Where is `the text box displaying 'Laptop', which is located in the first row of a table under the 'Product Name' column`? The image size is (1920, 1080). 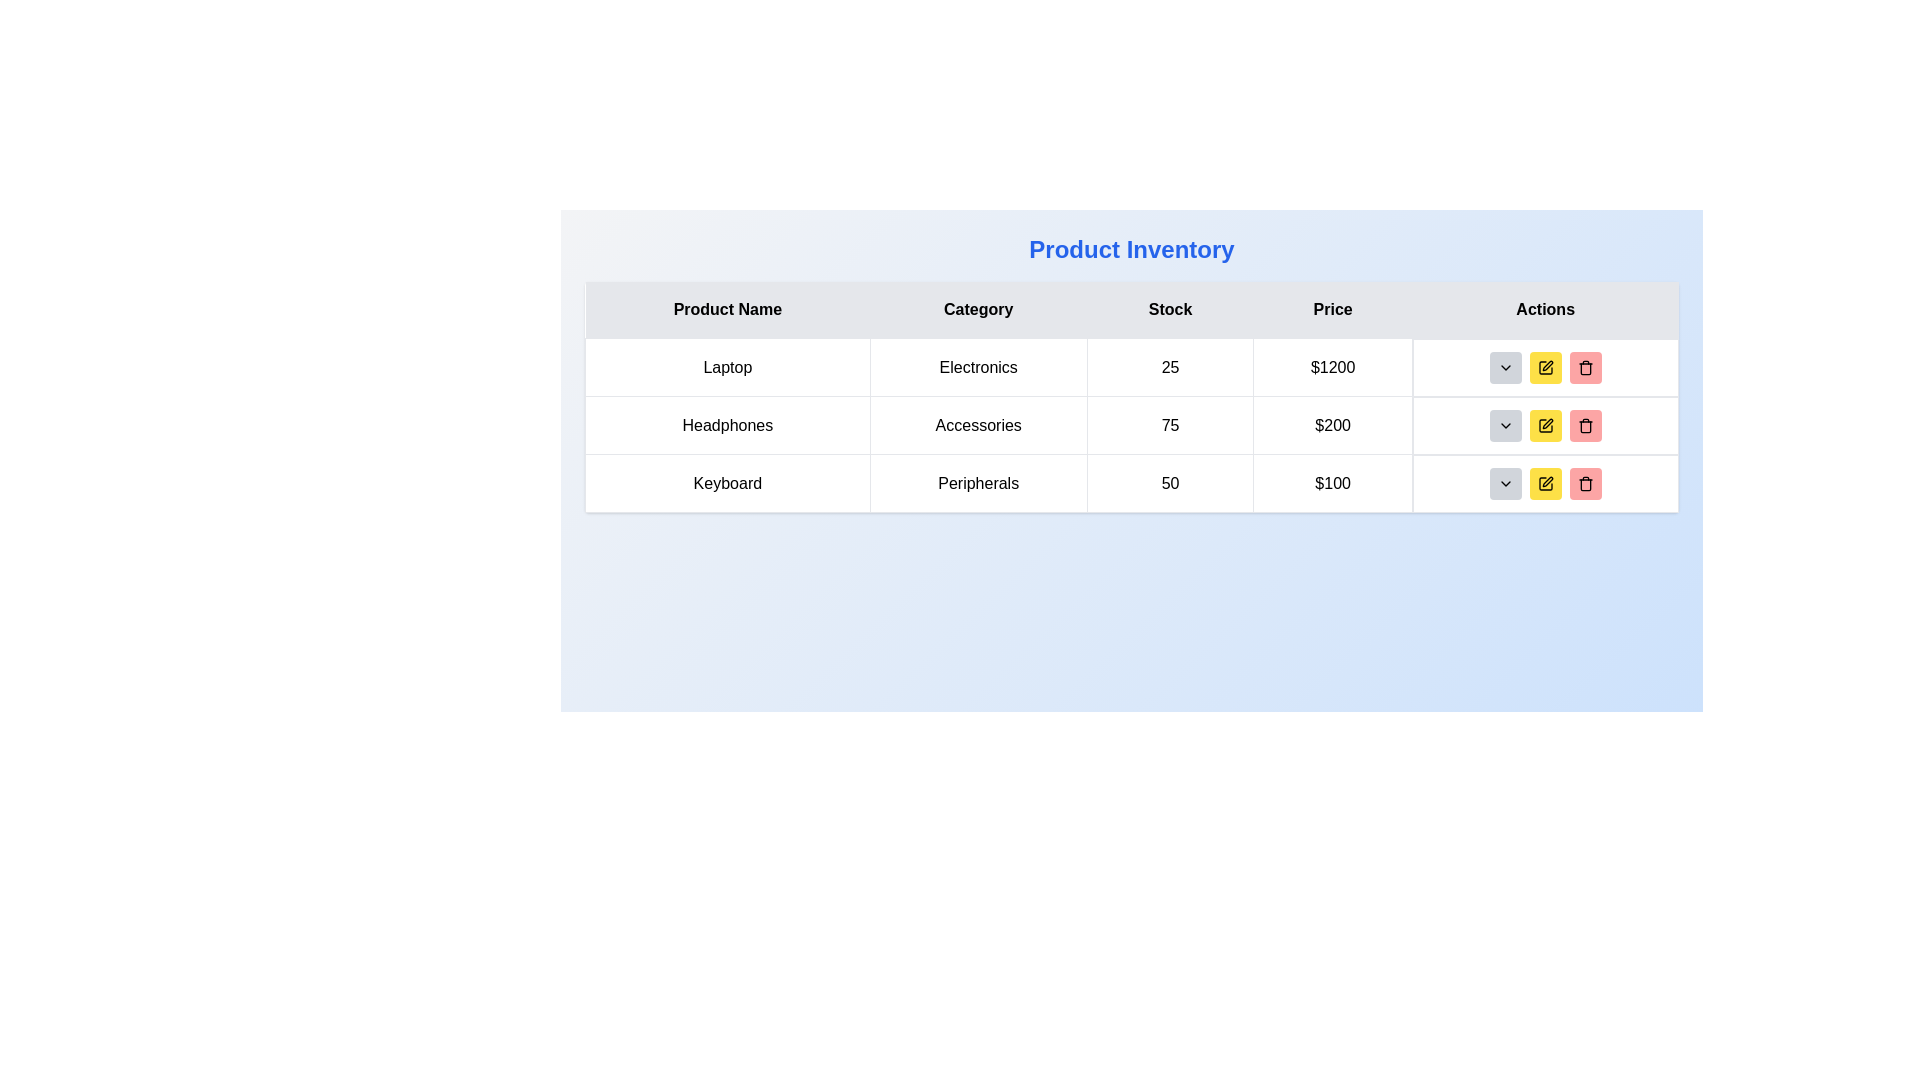 the text box displaying 'Laptop', which is located in the first row of a table under the 'Product Name' column is located at coordinates (726, 367).